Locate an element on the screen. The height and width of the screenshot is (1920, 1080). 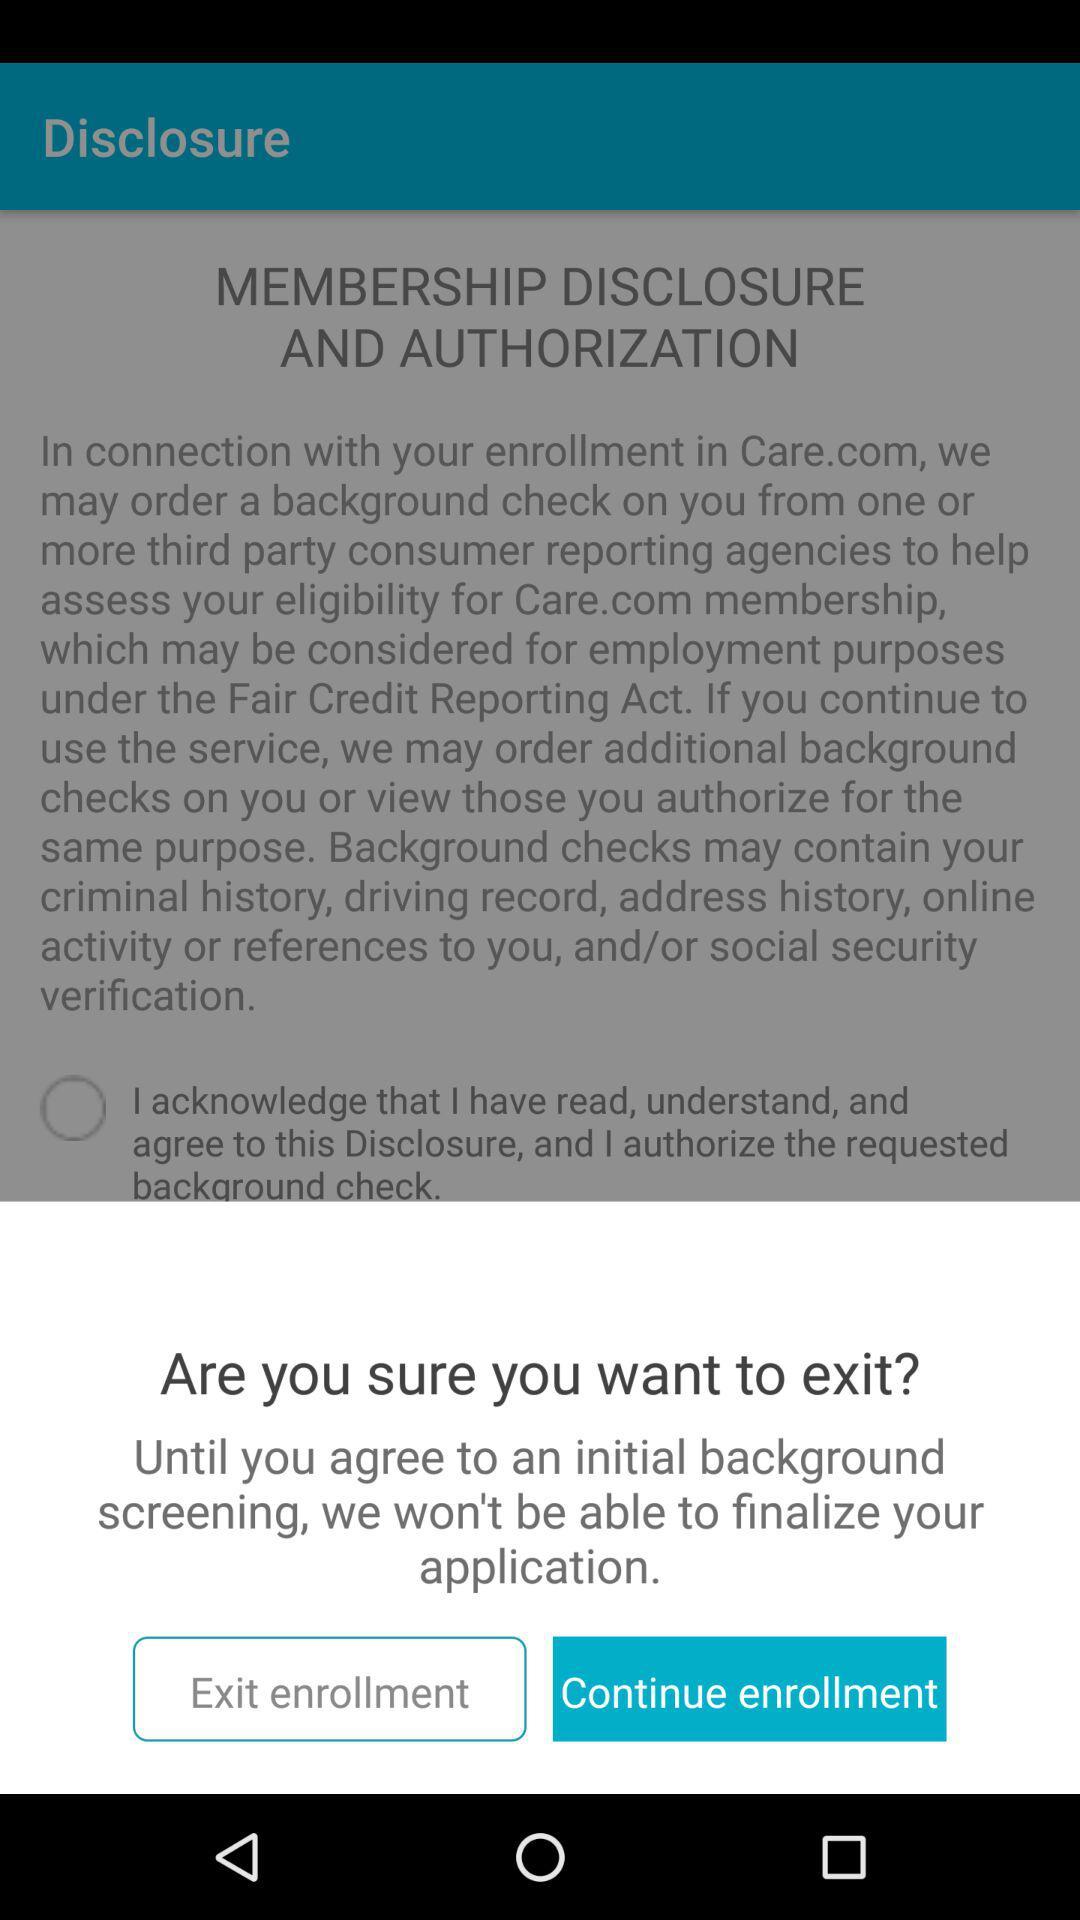
the icon to the left of continue enrollment item is located at coordinates (328, 1688).